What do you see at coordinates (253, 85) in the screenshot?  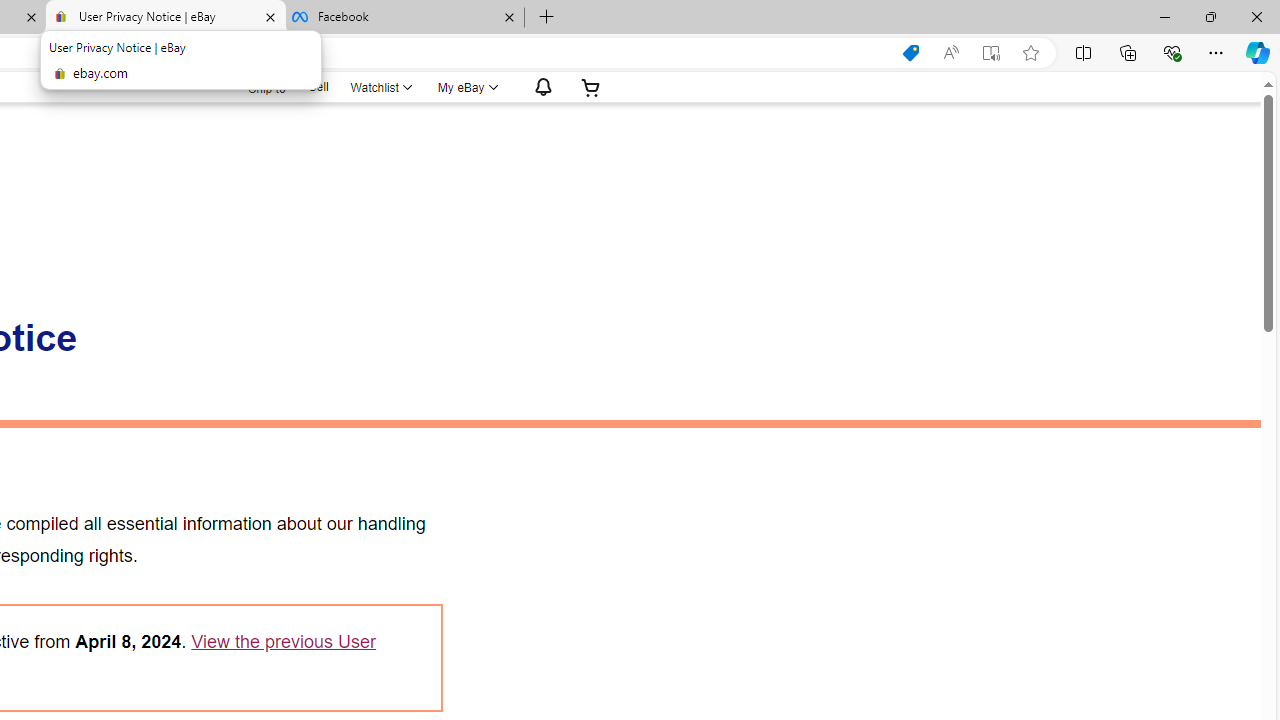 I see `'Ship to'` at bounding box center [253, 85].